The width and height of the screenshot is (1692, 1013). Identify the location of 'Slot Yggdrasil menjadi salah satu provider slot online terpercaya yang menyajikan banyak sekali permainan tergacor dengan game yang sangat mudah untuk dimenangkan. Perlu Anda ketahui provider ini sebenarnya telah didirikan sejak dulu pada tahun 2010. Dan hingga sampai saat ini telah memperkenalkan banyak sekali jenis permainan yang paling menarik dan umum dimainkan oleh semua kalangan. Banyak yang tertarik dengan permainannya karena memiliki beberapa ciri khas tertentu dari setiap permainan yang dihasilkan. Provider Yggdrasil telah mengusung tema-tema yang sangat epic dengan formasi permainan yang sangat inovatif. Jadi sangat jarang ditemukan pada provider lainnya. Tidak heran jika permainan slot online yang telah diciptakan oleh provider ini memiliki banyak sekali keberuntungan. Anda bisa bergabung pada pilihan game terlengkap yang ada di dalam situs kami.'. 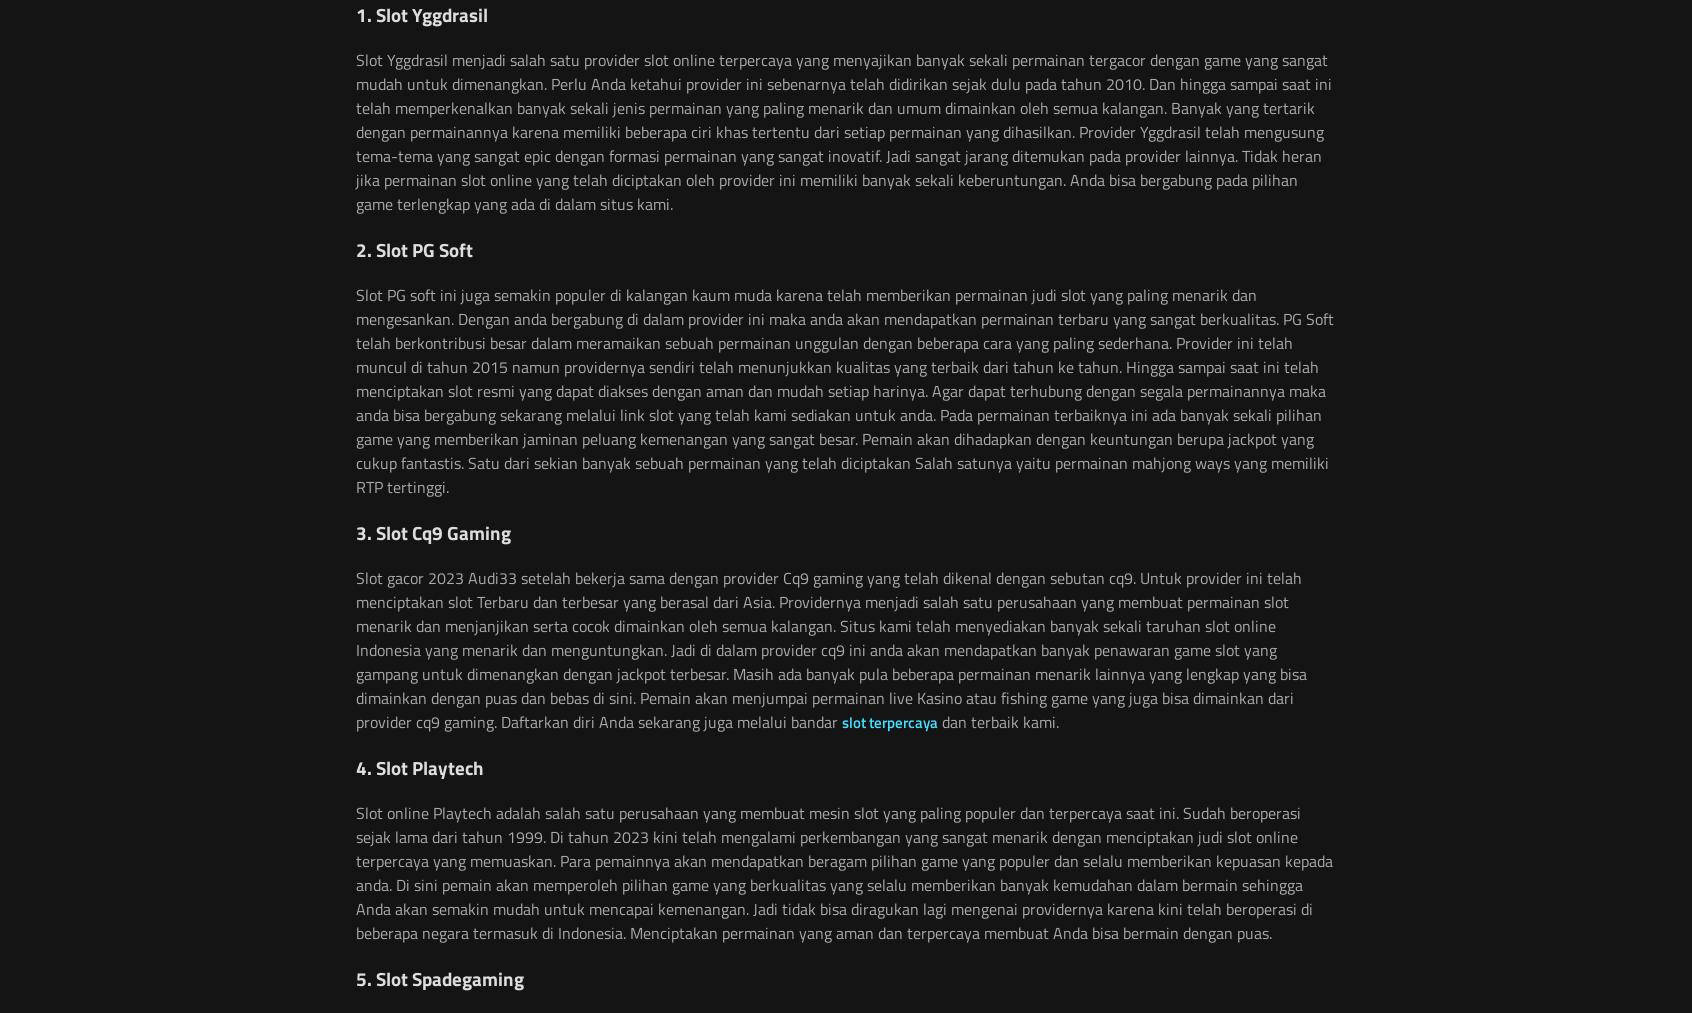
(843, 130).